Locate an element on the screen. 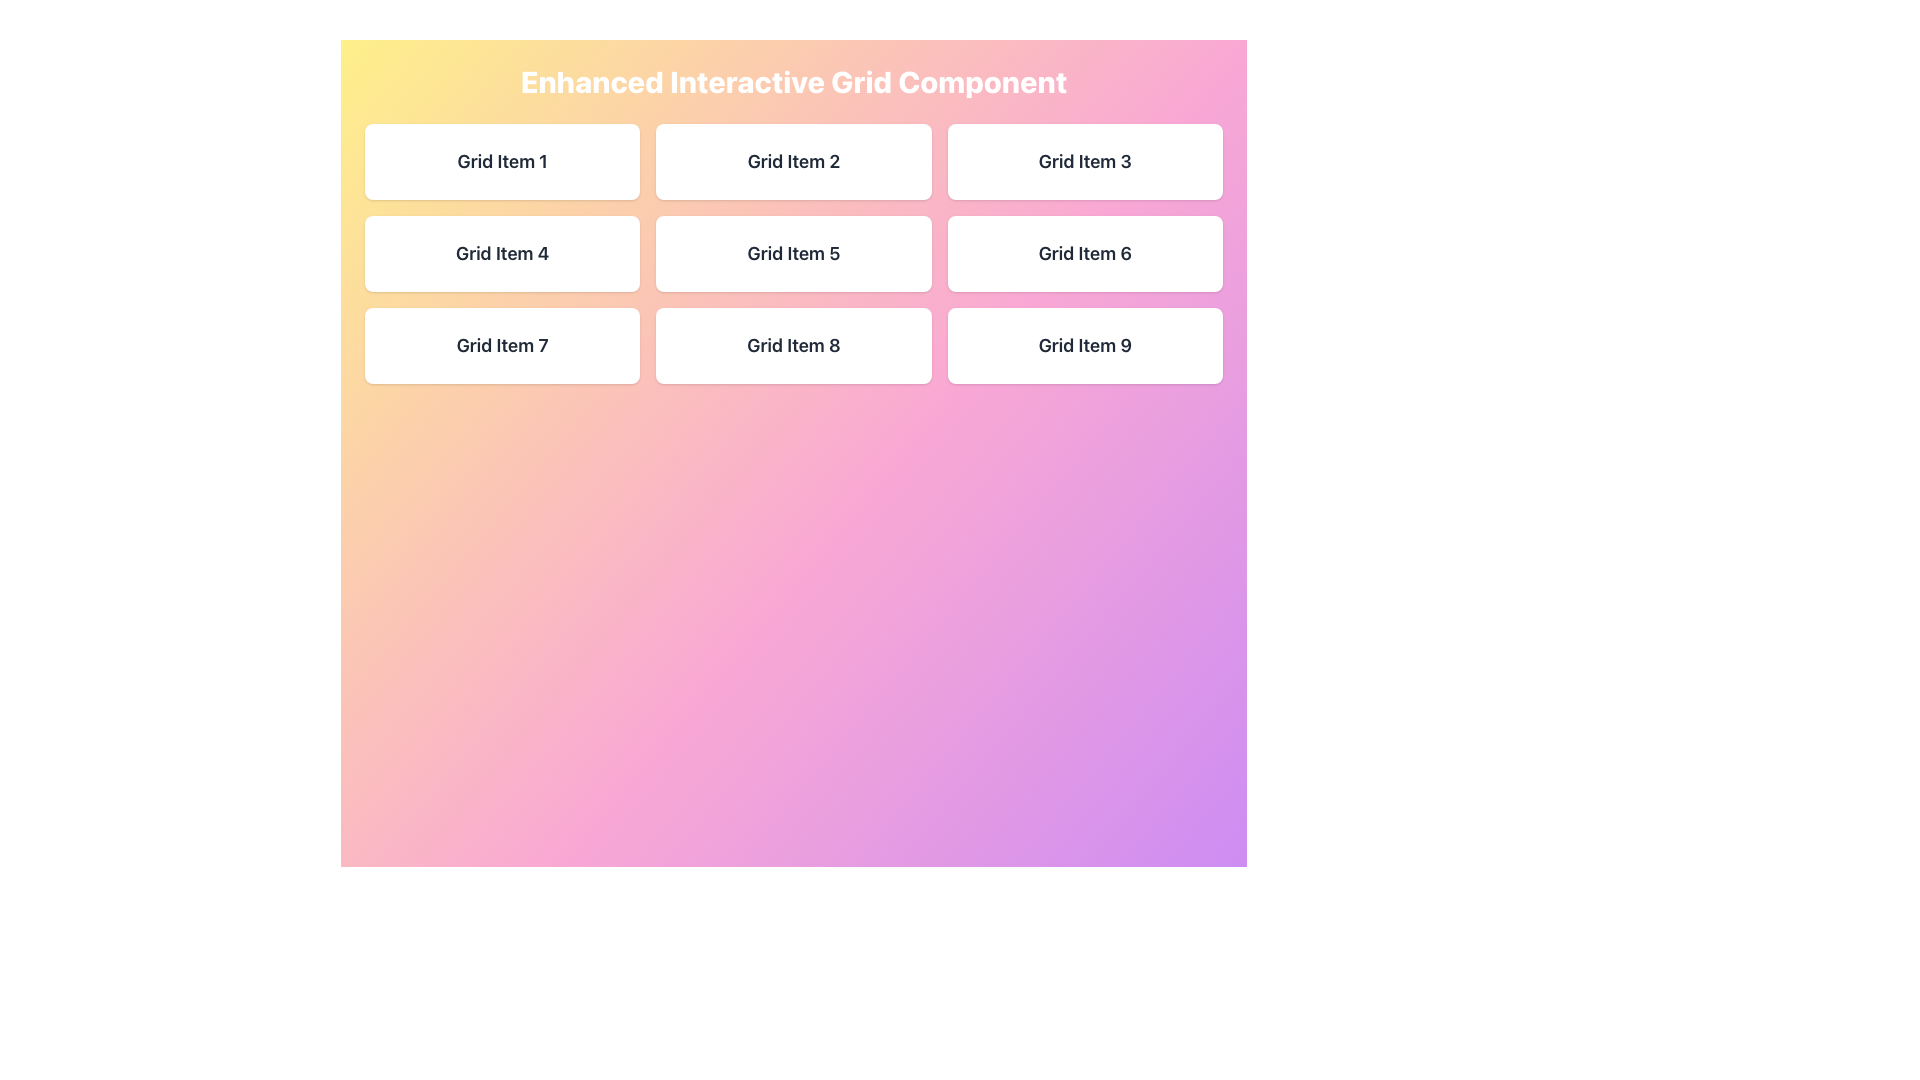 The height and width of the screenshot is (1080, 1920). the button-like interactive grid card located in the second row and second column of the grid structure is located at coordinates (792, 253).